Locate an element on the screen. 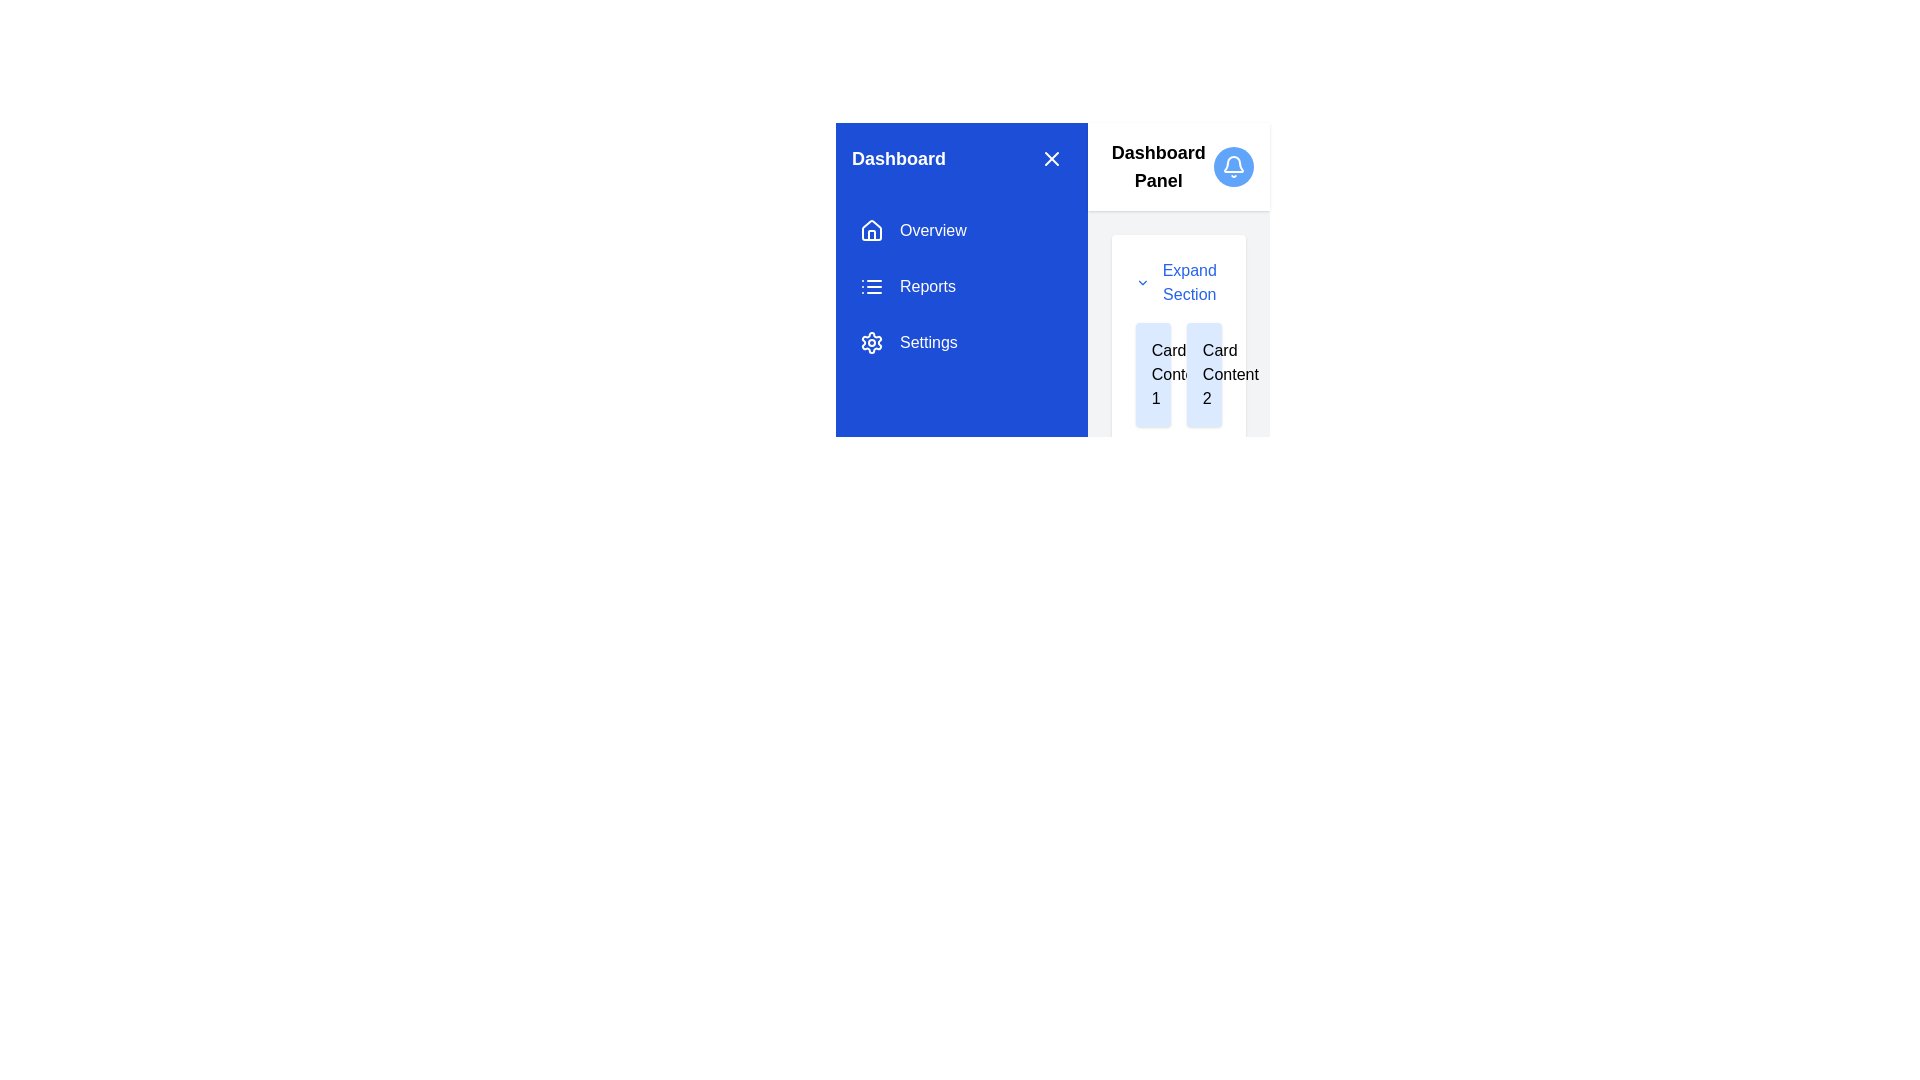 Image resolution: width=1920 pixels, height=1080 pixels. the 'Expand Section' button, which features a downward-pointing chevron icon on the left and bold blue text on the right is located at coordinates (1178, 282).